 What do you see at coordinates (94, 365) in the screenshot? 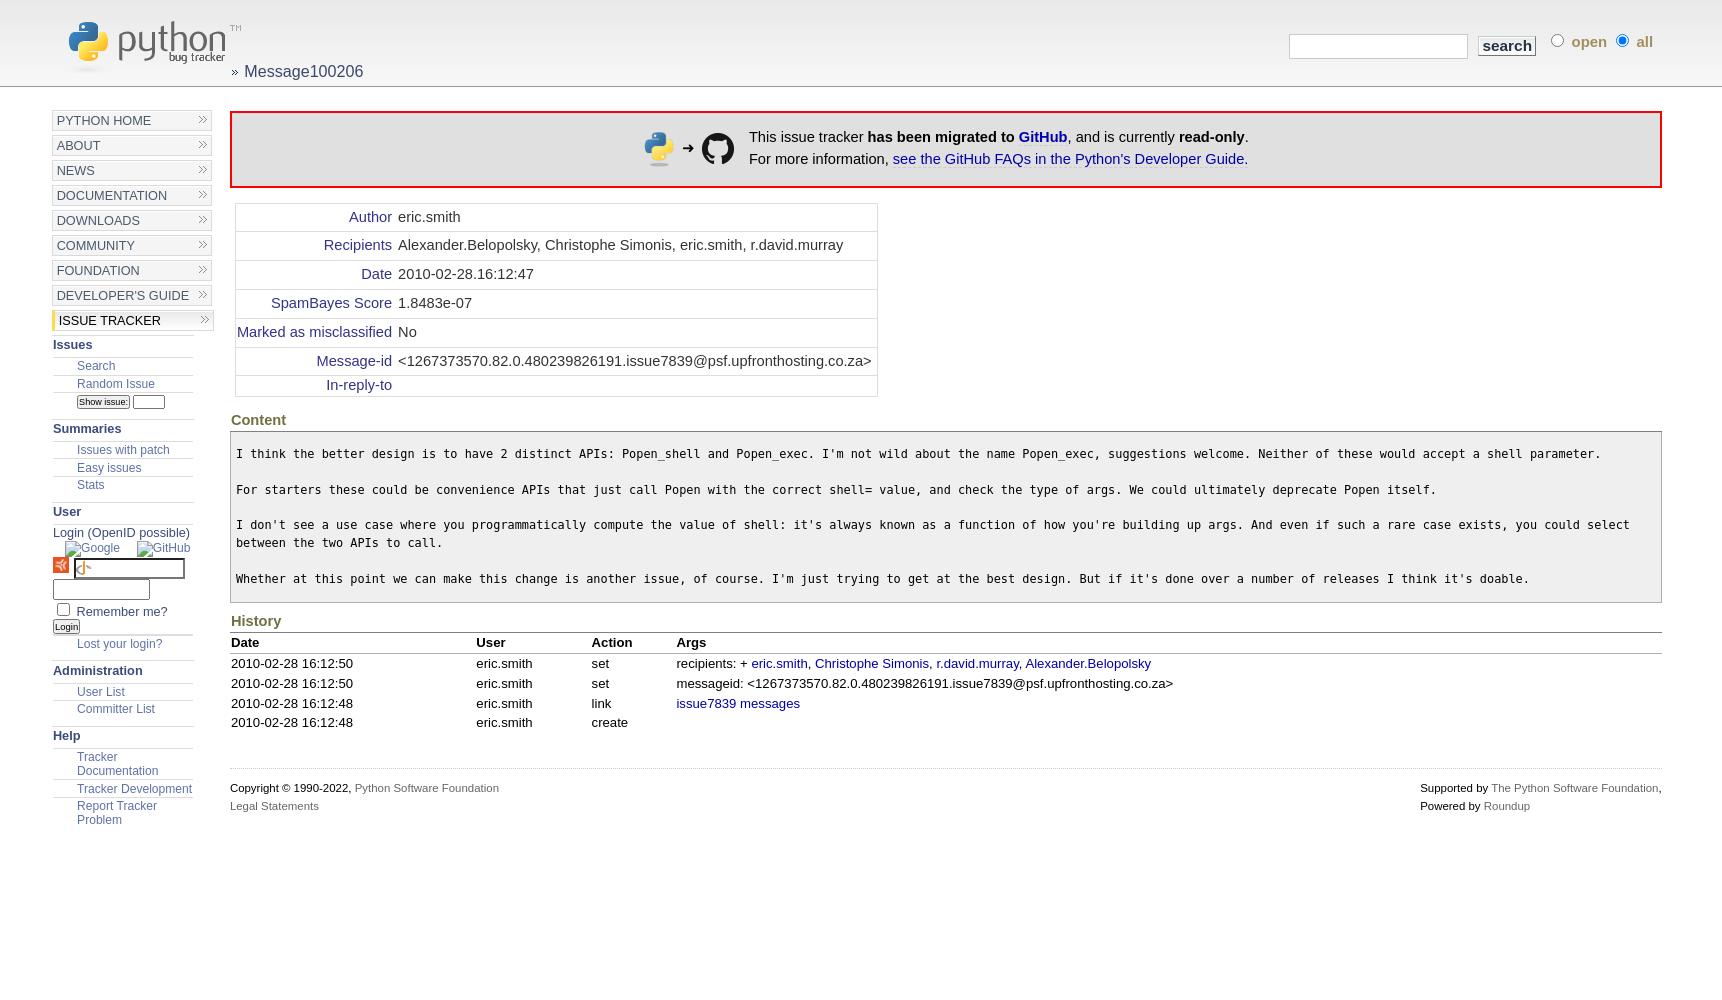
I see `'Search'` at bounding box center [94, 365].